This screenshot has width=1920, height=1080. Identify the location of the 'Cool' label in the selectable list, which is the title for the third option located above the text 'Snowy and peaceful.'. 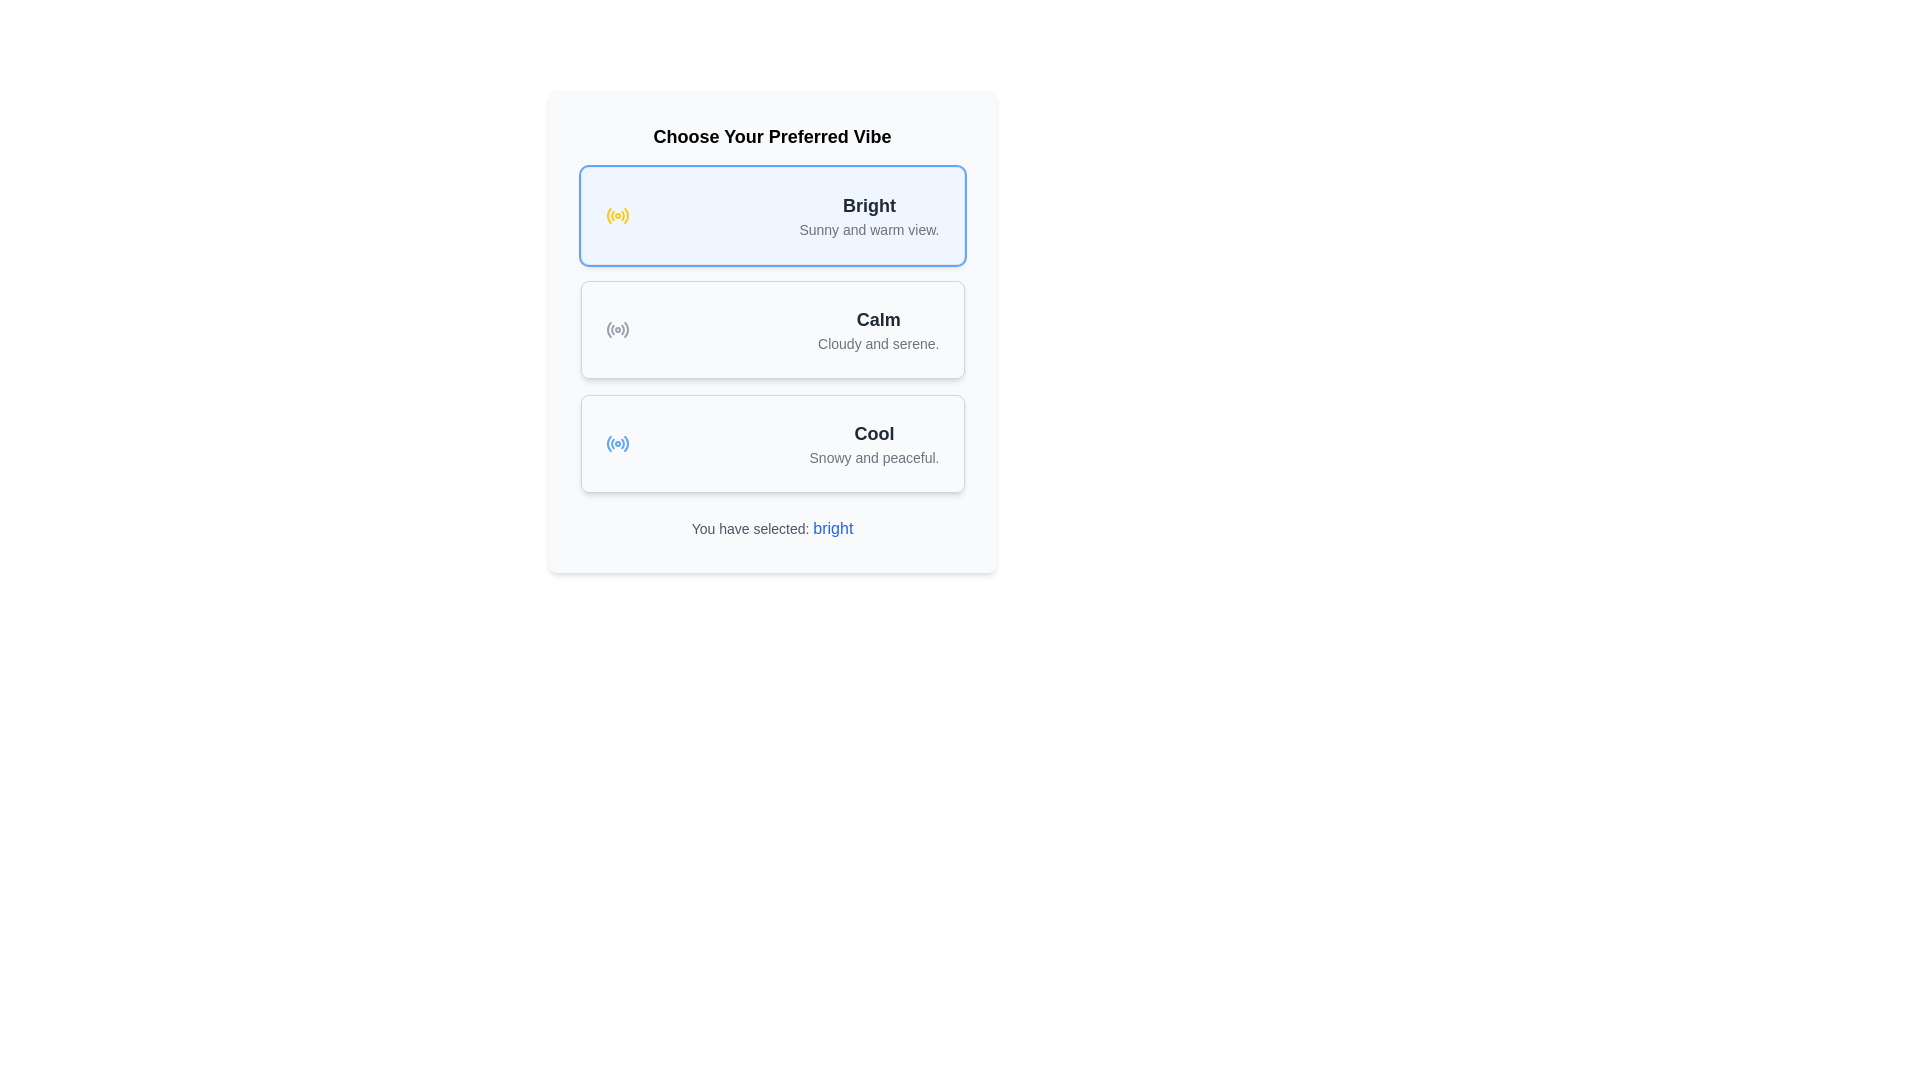
(874, 433).